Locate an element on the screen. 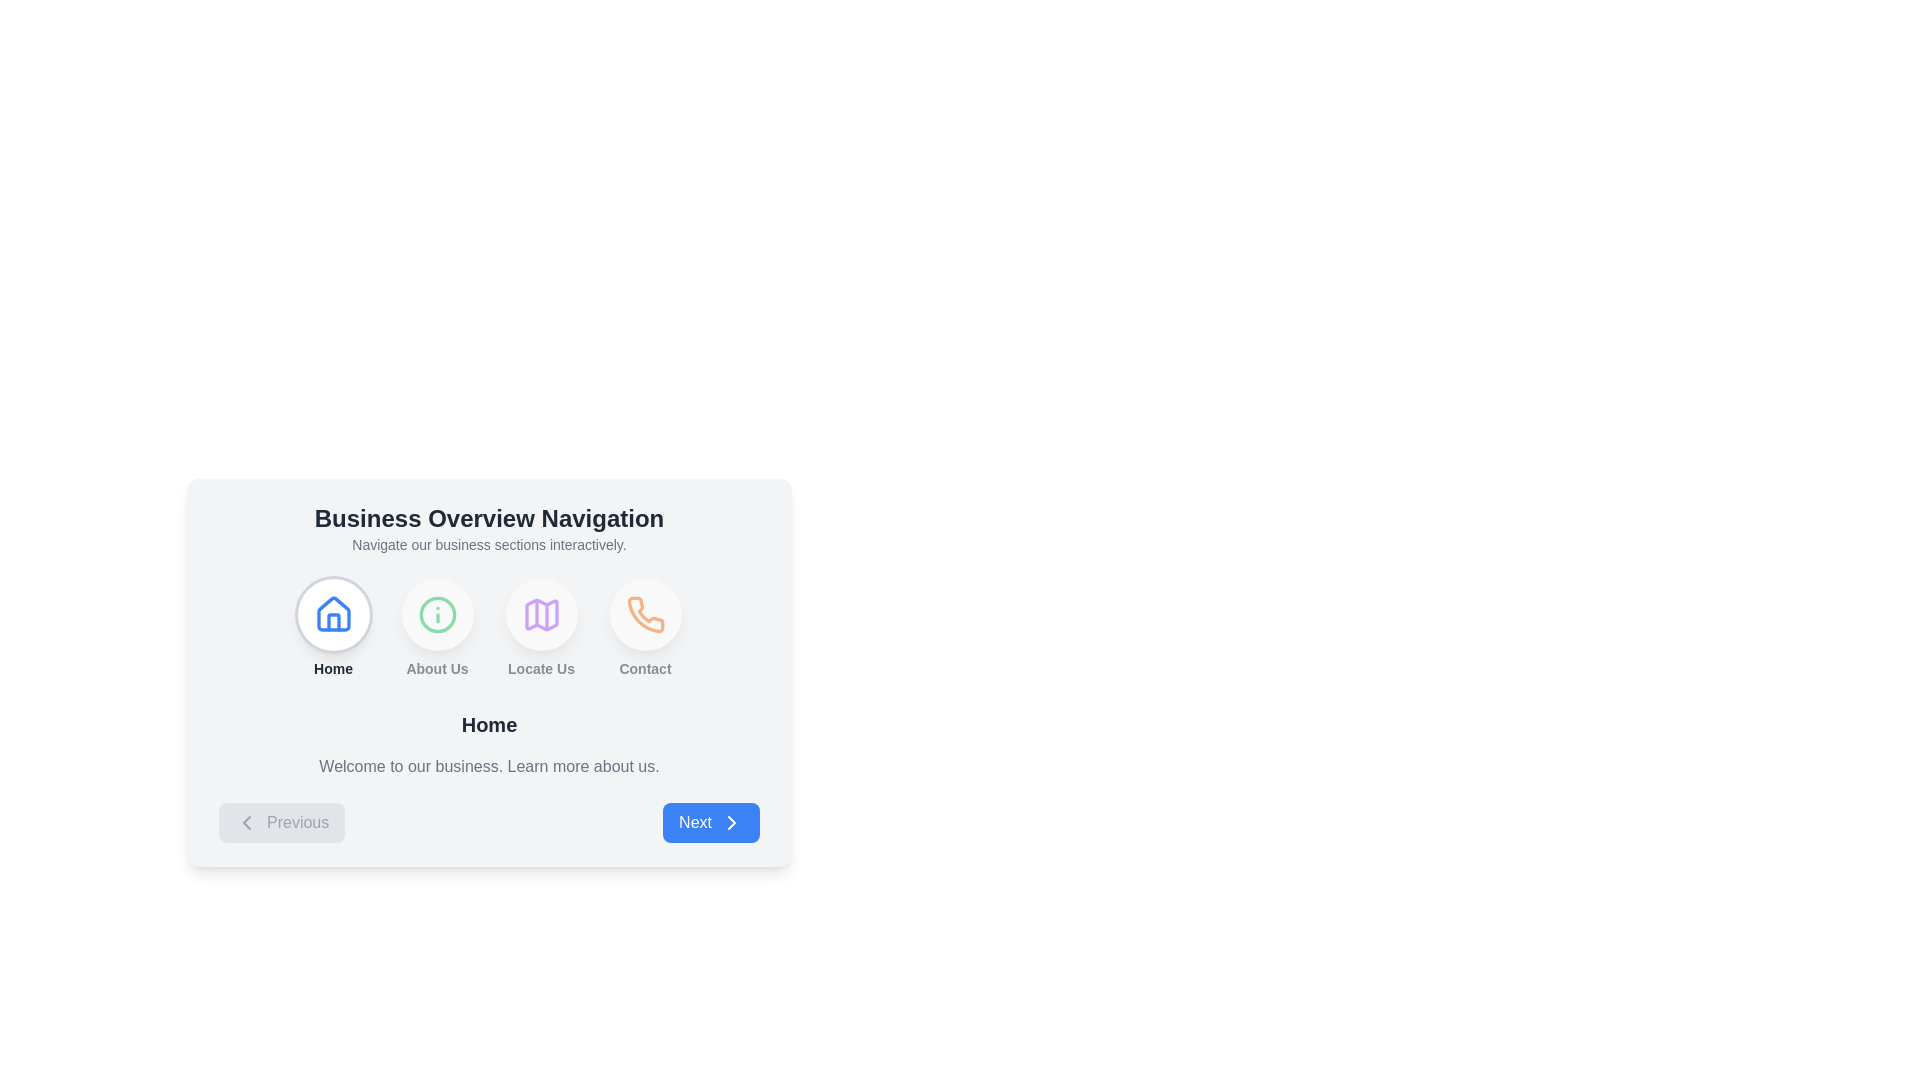 The image size is (1920, 1080). the rightmost circular button with a white background and an orange phone icon labeled 'Contact' in the Business Overview Navigation card is located at coordinates (645, 613).